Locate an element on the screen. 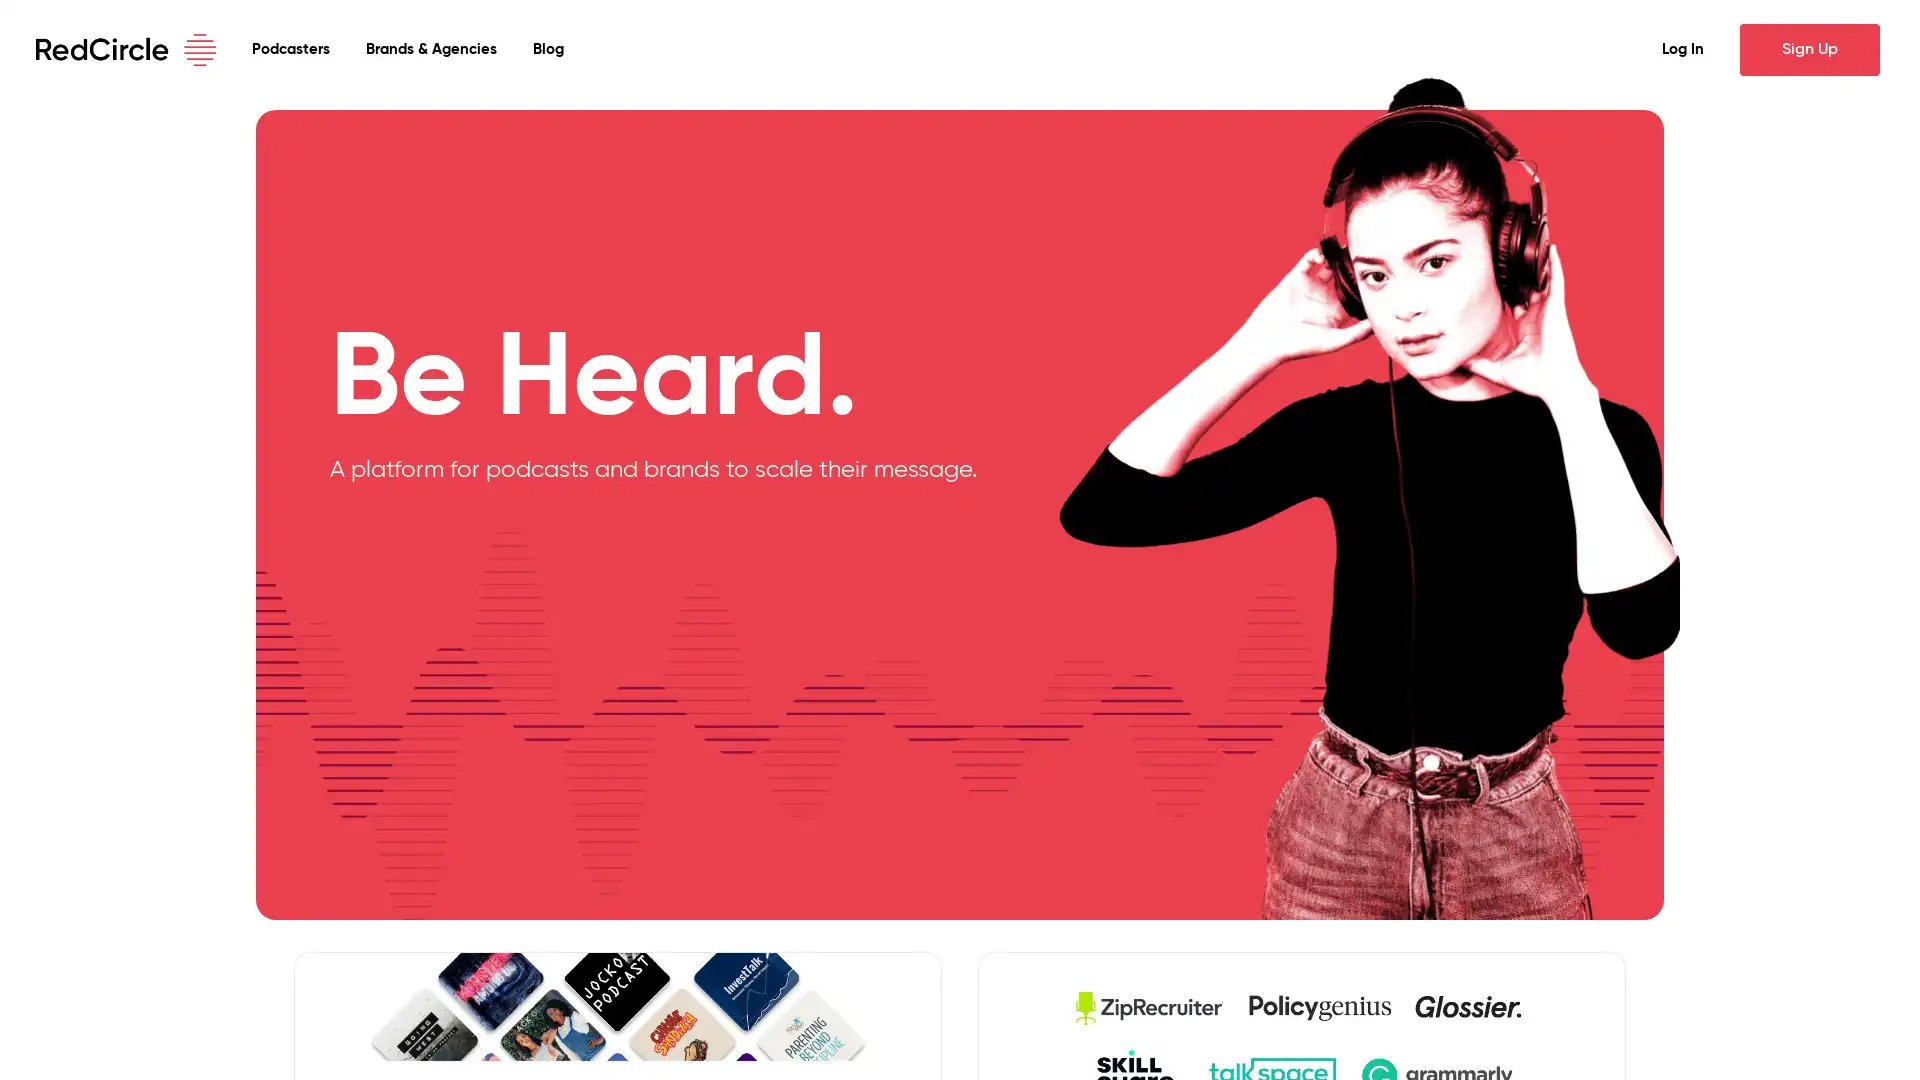 The height and width of the screenshot is (1080, 1920). Sign Up is located at coordinates (1809, 49).